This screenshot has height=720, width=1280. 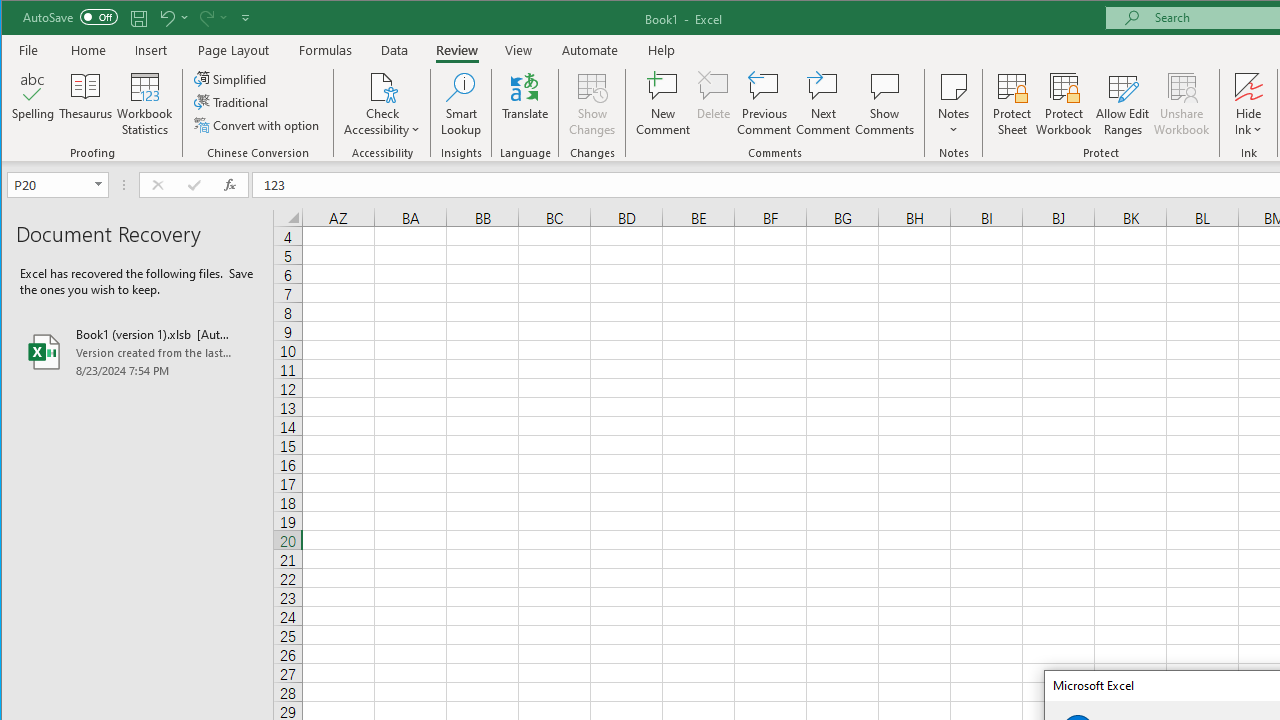 I want to click on 'Thesaurus...', so click(x=85, y=104).